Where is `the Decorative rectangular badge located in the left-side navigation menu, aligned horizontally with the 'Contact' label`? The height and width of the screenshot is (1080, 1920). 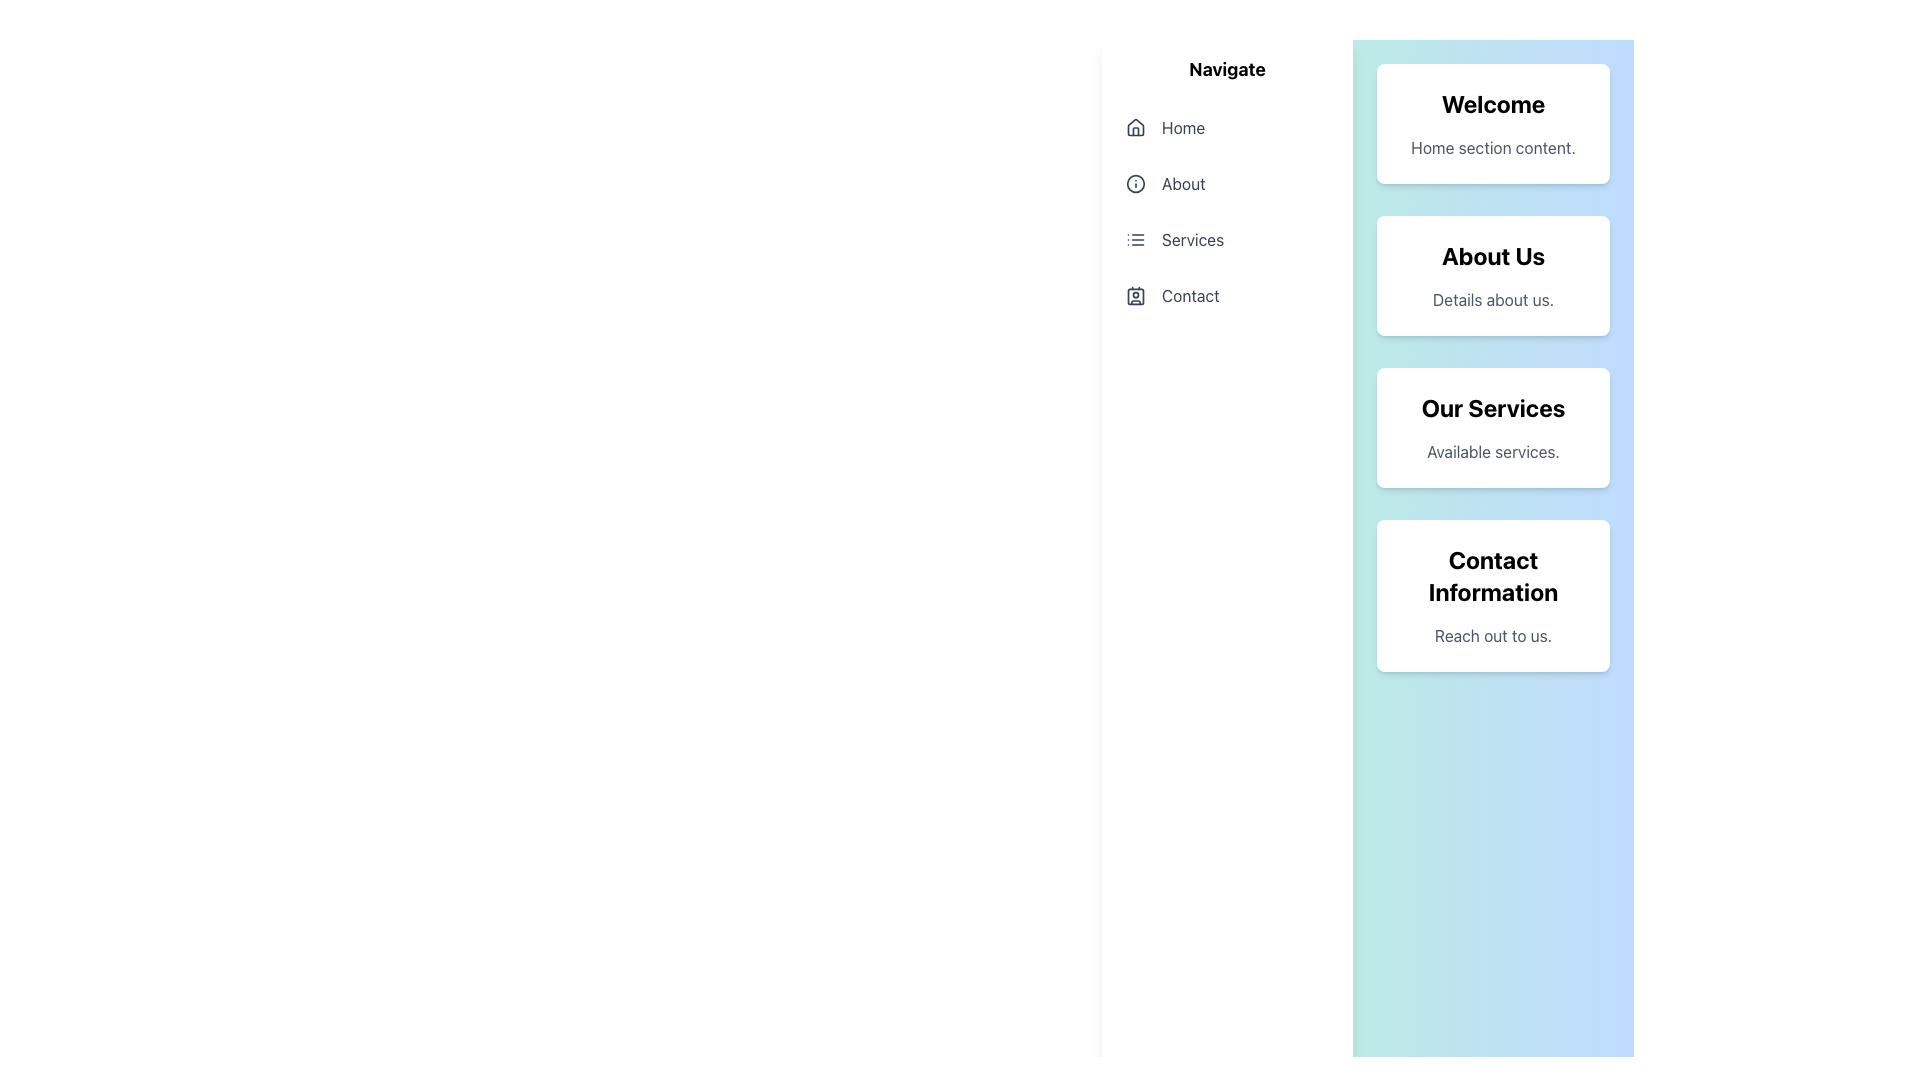
the Decorative rectangular badge located in the left-side navigation menu, aligned horizontally with the 'Contact' label is located at coordinates (1136, 296).